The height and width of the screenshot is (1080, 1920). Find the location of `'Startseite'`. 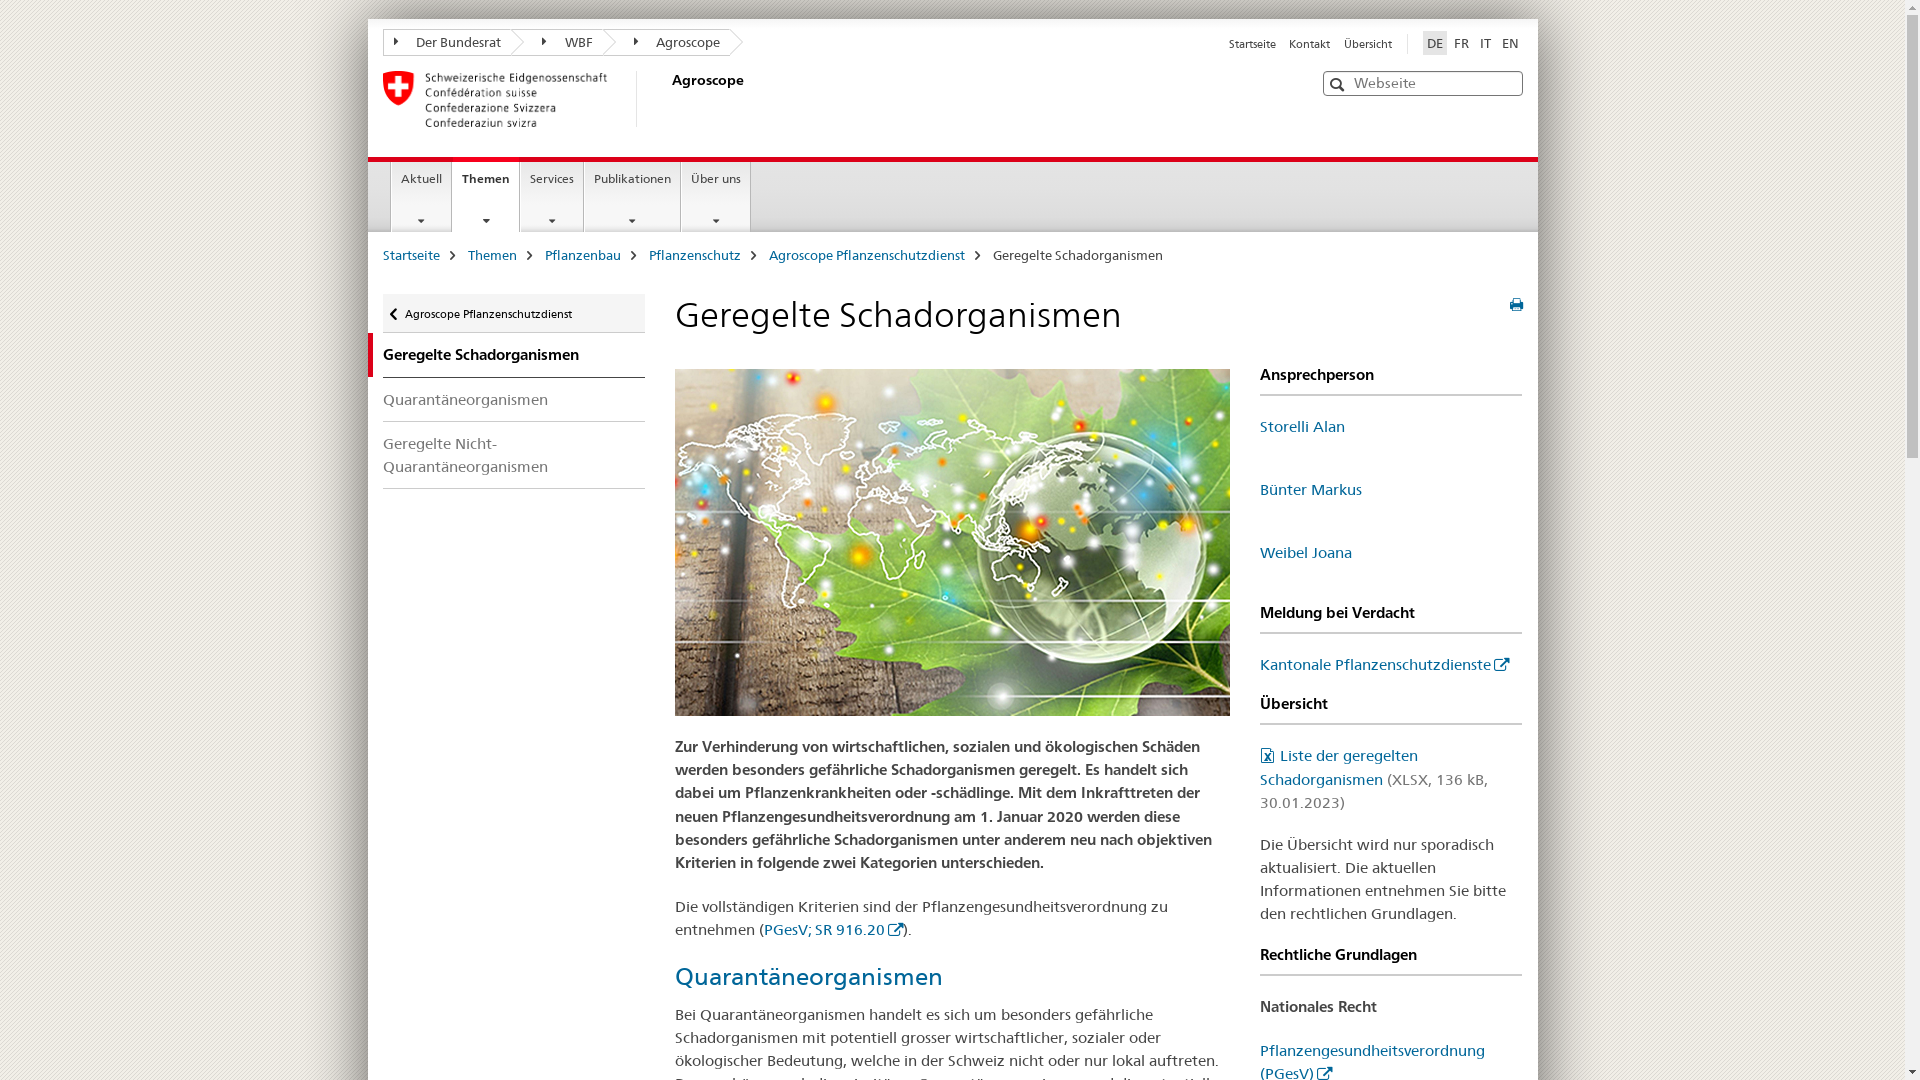

'Startseite' is located at coordinates (409, 253).